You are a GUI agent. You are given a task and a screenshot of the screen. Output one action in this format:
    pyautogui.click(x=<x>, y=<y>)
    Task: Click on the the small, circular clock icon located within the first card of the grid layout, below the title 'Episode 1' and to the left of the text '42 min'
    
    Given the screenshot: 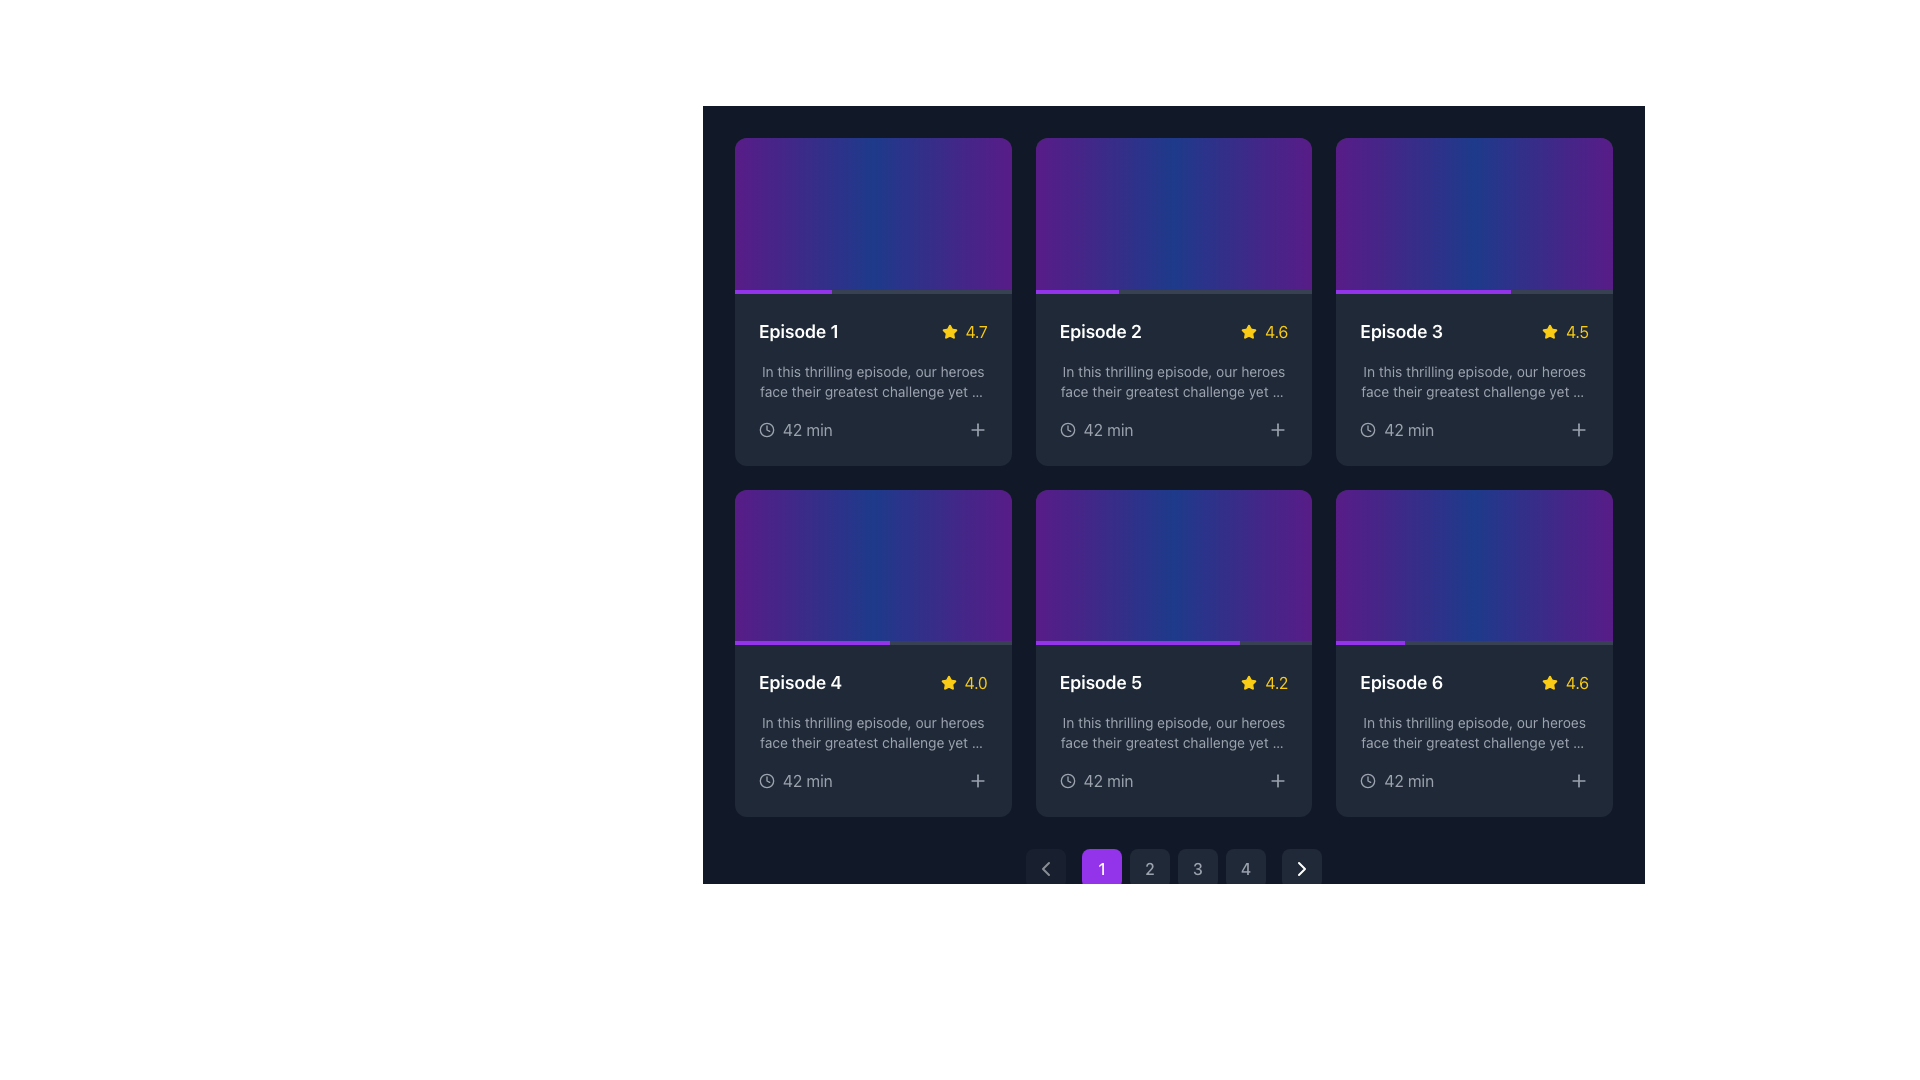 What is the action you would take?
    pyautogui.click(x=766, y=427)
    